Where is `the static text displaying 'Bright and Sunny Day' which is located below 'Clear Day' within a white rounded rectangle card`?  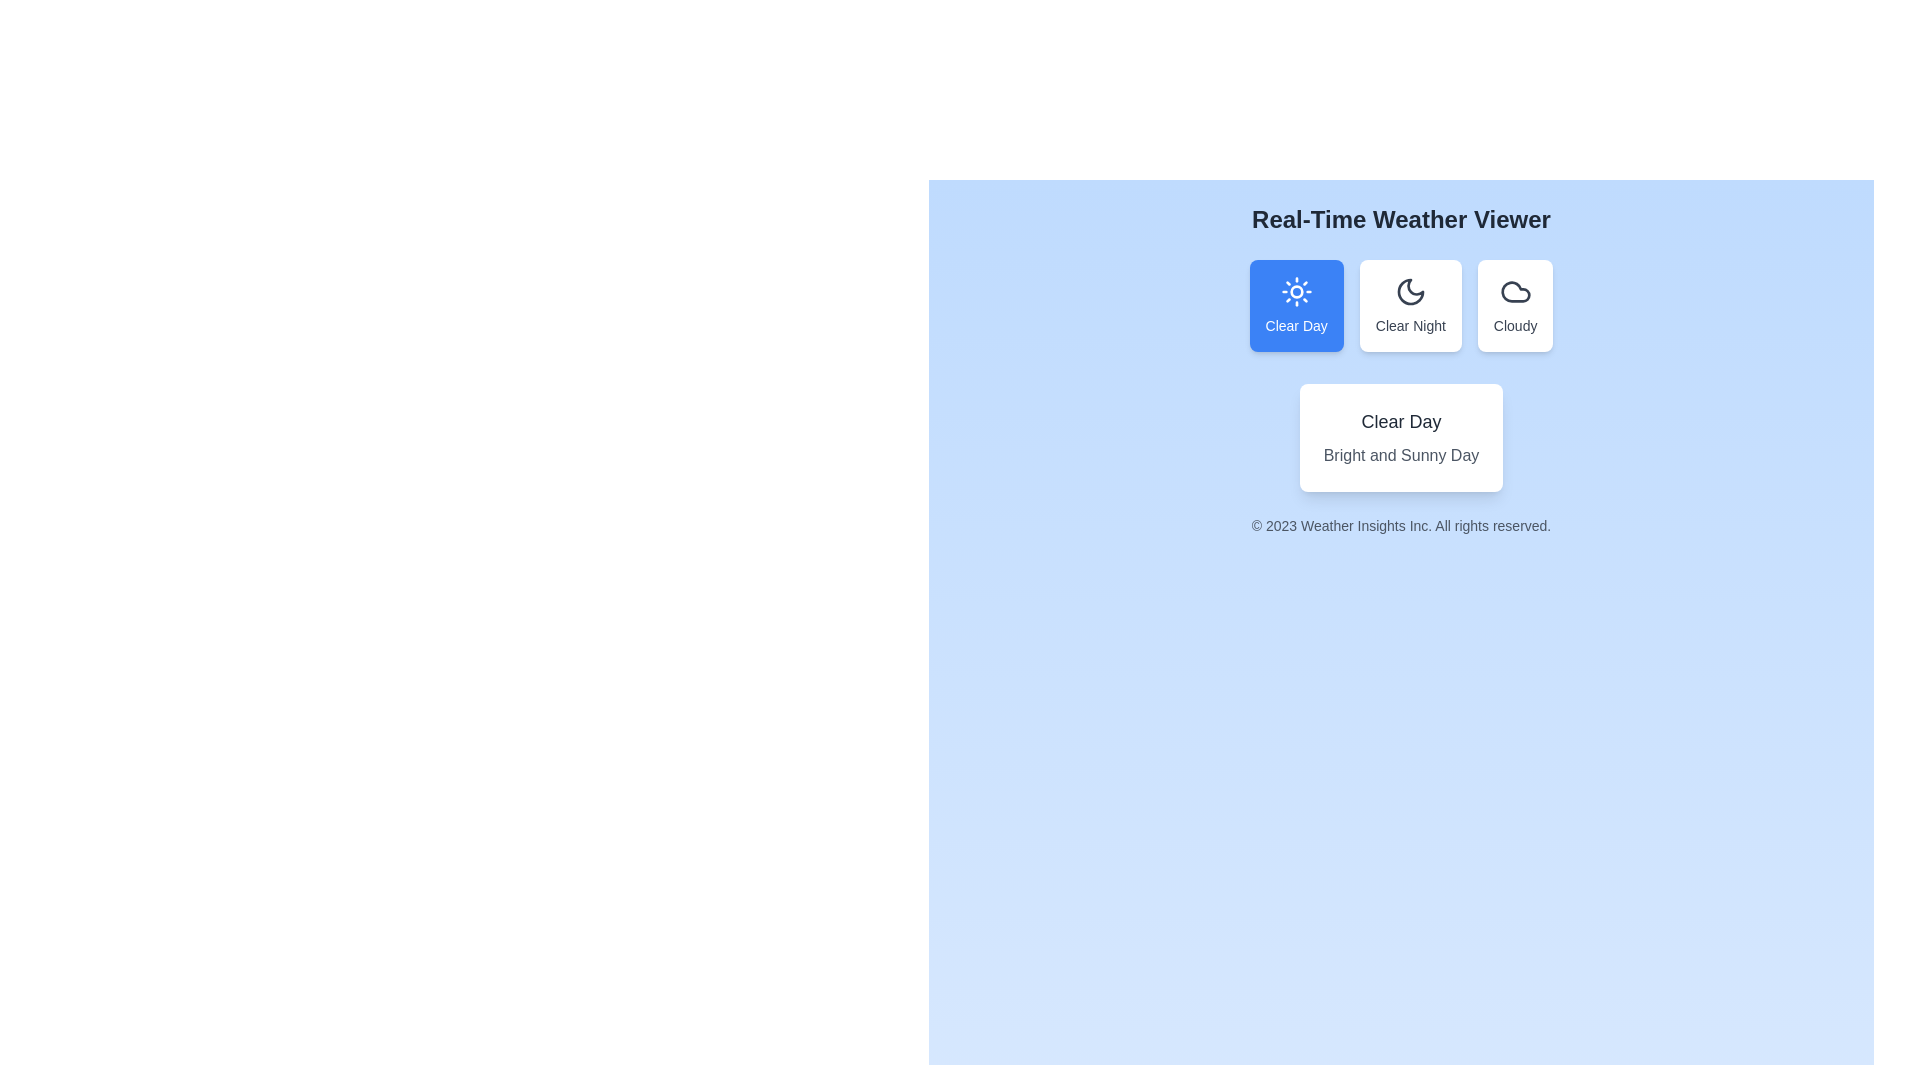
the static text displaying 'Bright and Sunny Day' which is located below 'Clear Day' within a white rounded rectangle card is located at coordinates (1400, 455).